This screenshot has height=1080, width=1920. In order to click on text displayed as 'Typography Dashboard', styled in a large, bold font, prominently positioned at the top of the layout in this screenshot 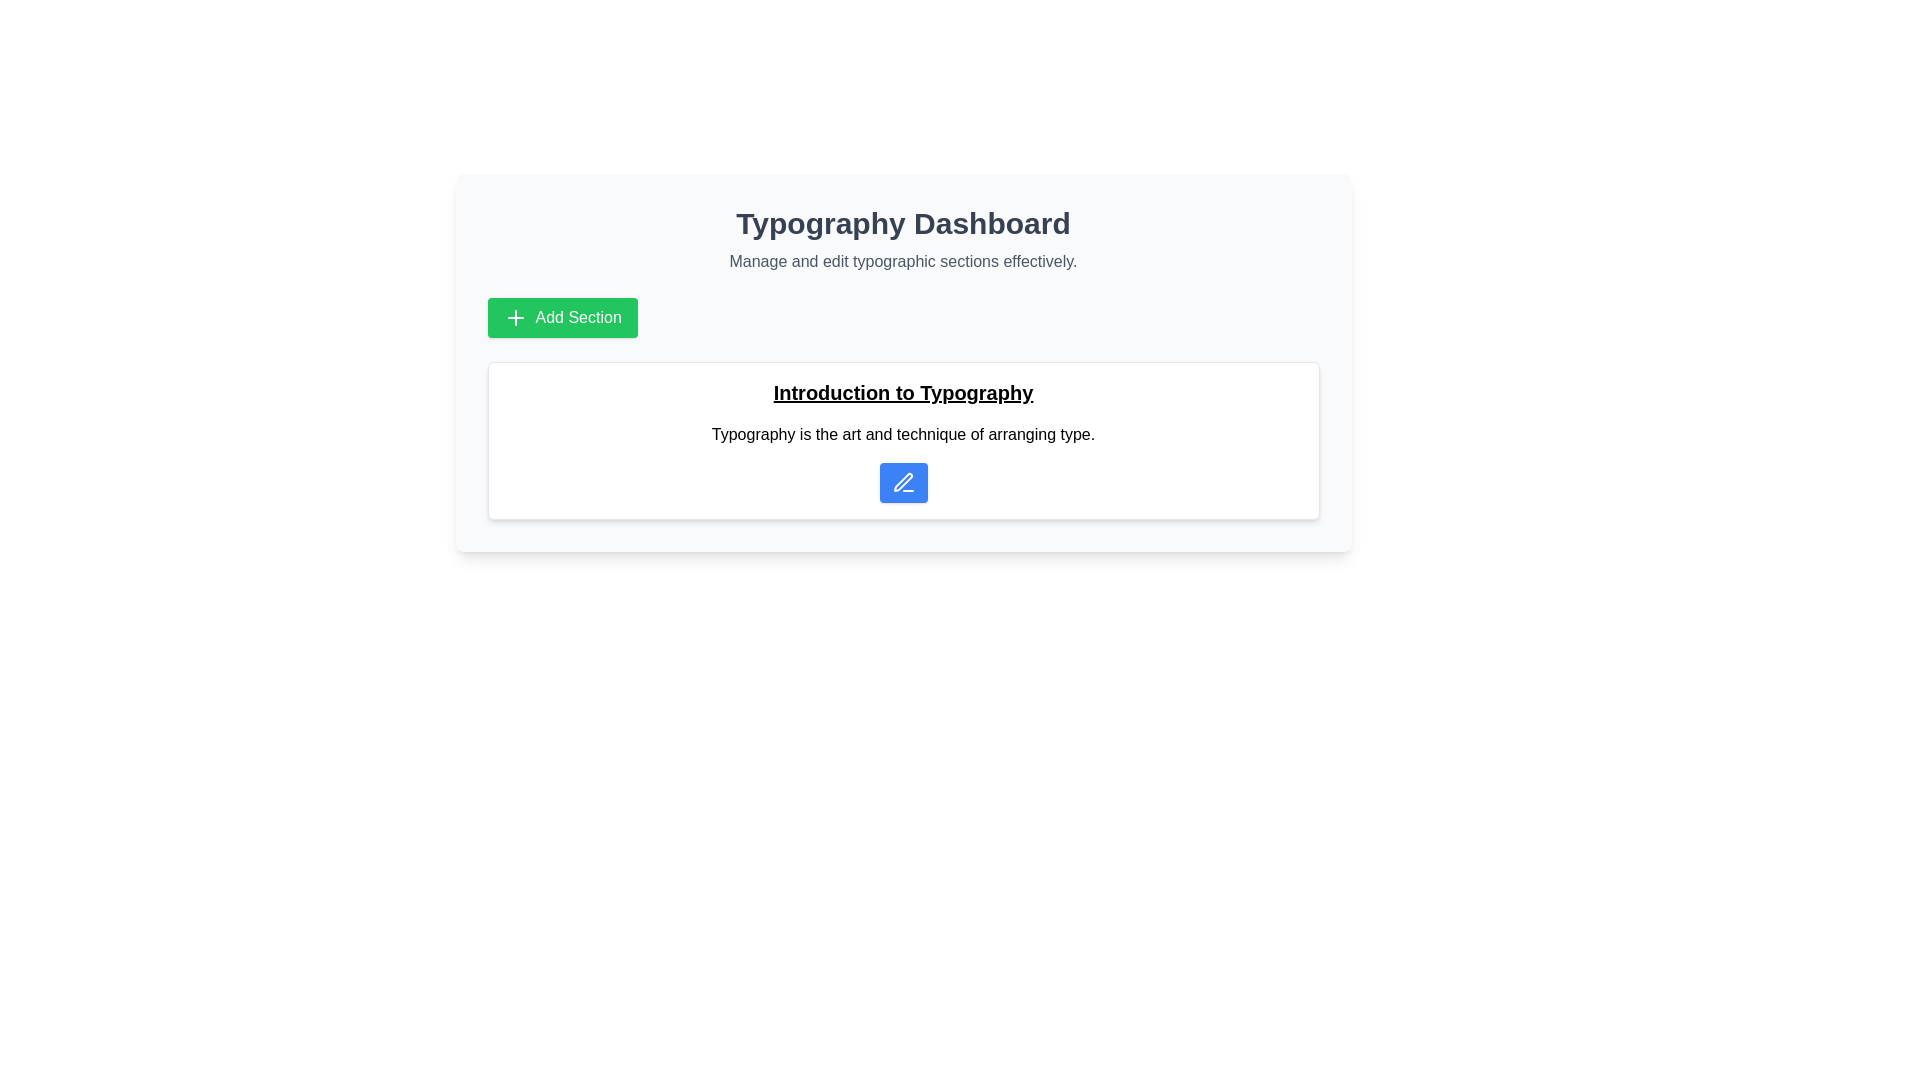, I will do `click(902, 223)`.